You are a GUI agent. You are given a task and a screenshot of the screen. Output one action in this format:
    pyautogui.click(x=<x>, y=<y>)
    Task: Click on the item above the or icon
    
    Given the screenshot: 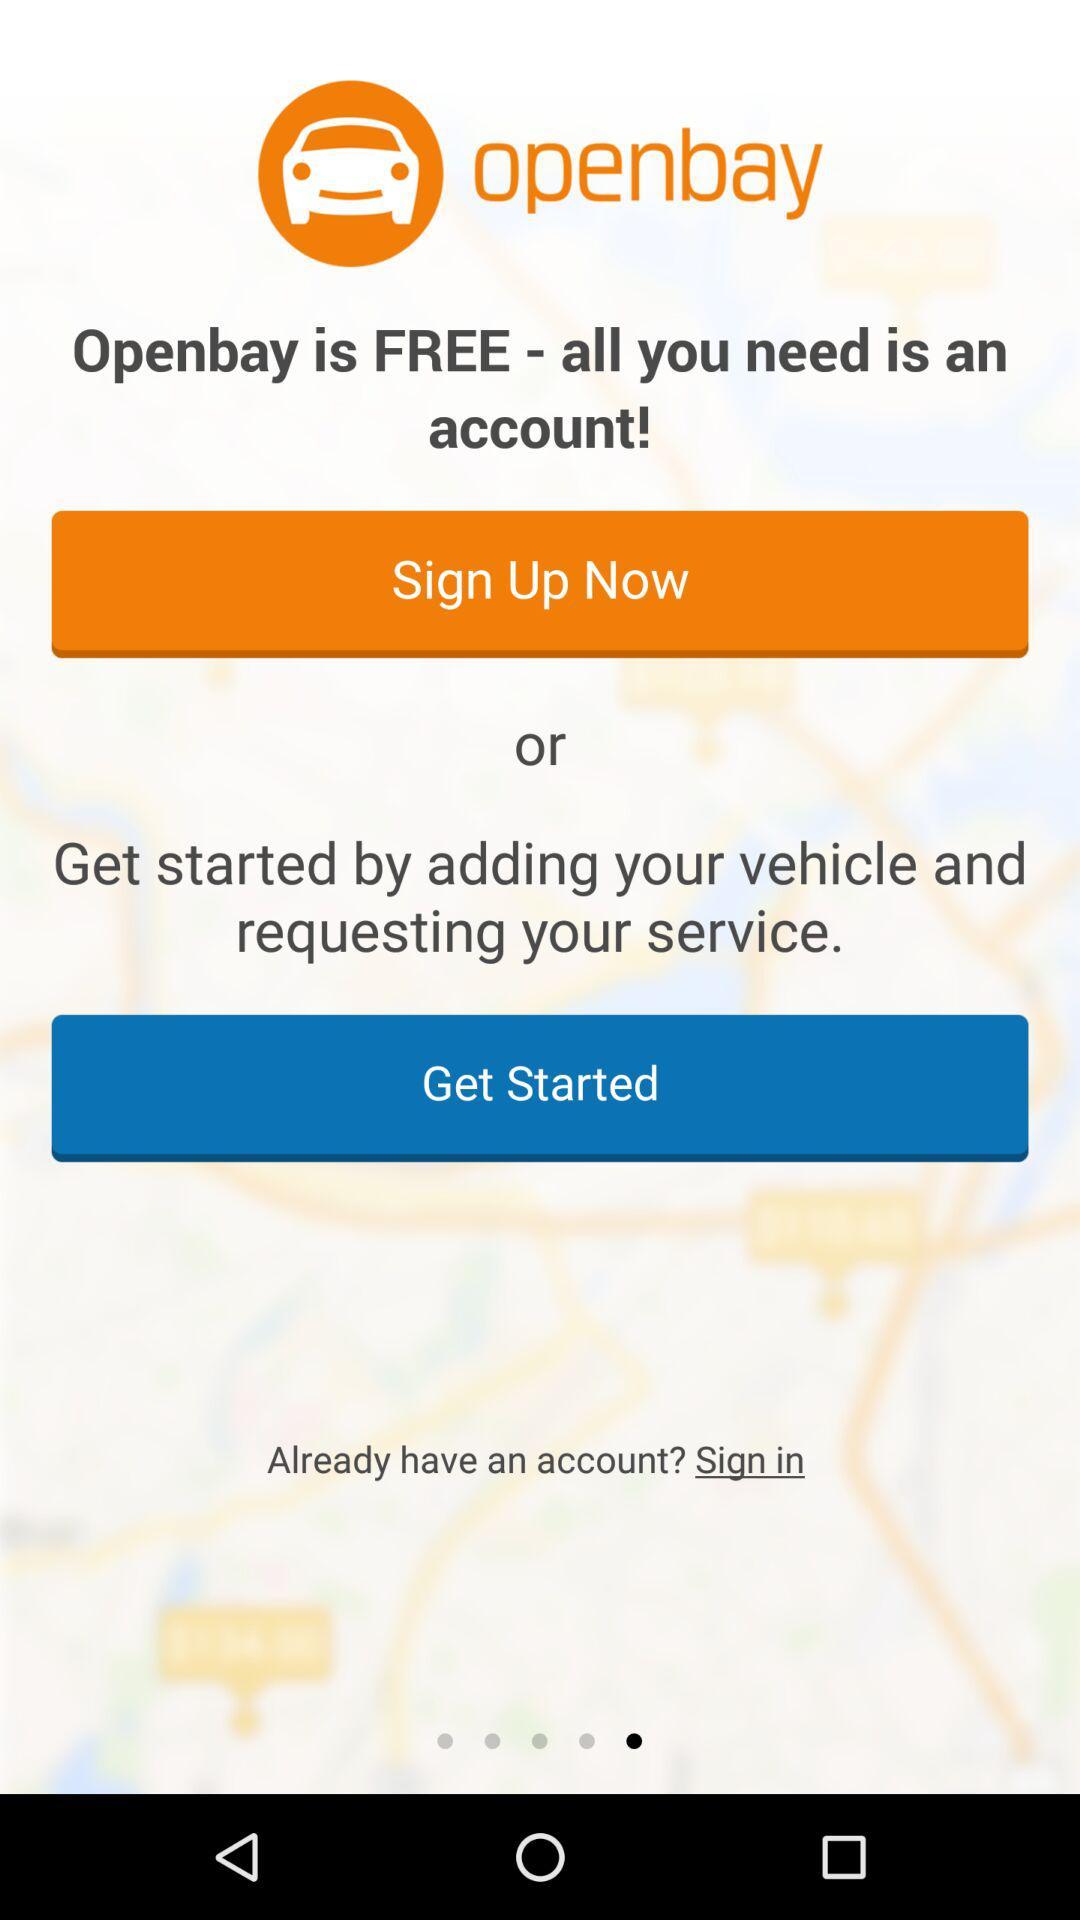 What is the action you would take?
    pyautogui.click(x=540, y=582)
    